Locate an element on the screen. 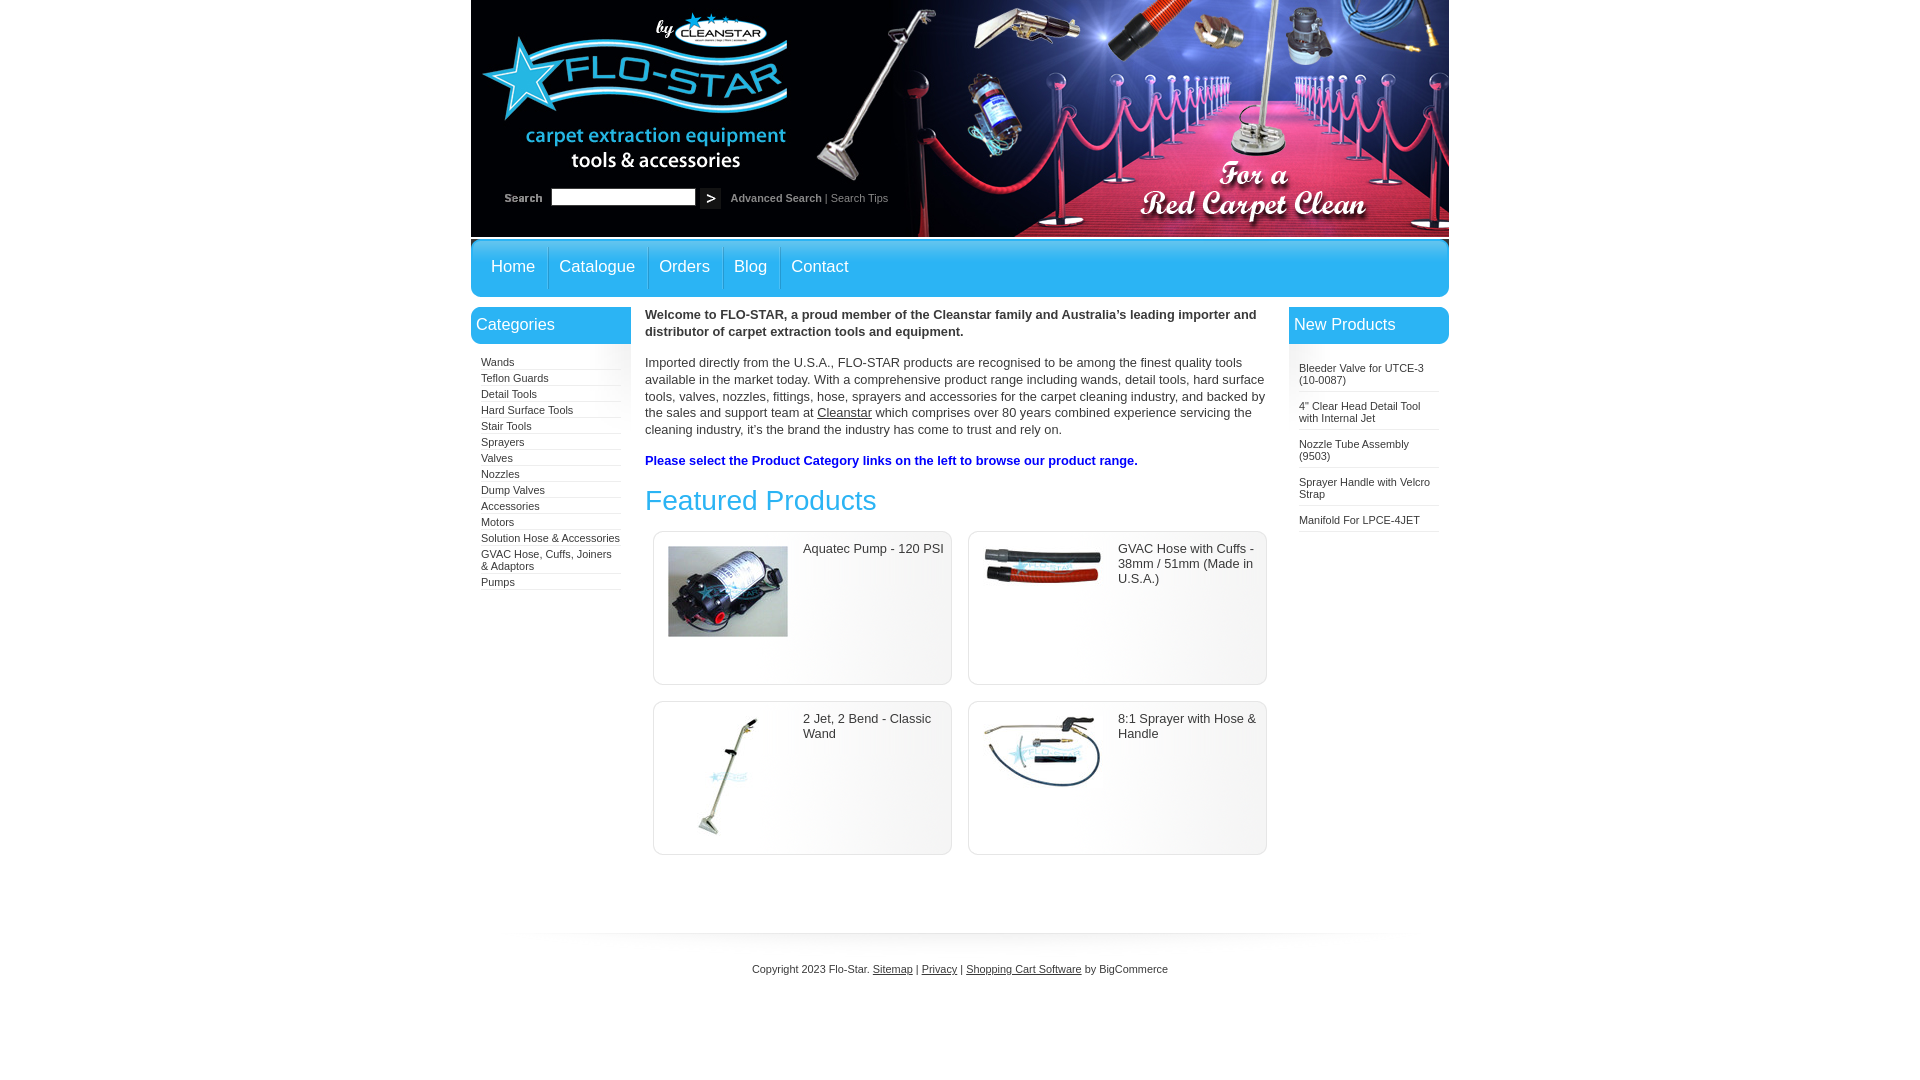  '4" Clear Head Detail Tool with Internal Jet' is located at coordinates (1359, 411).